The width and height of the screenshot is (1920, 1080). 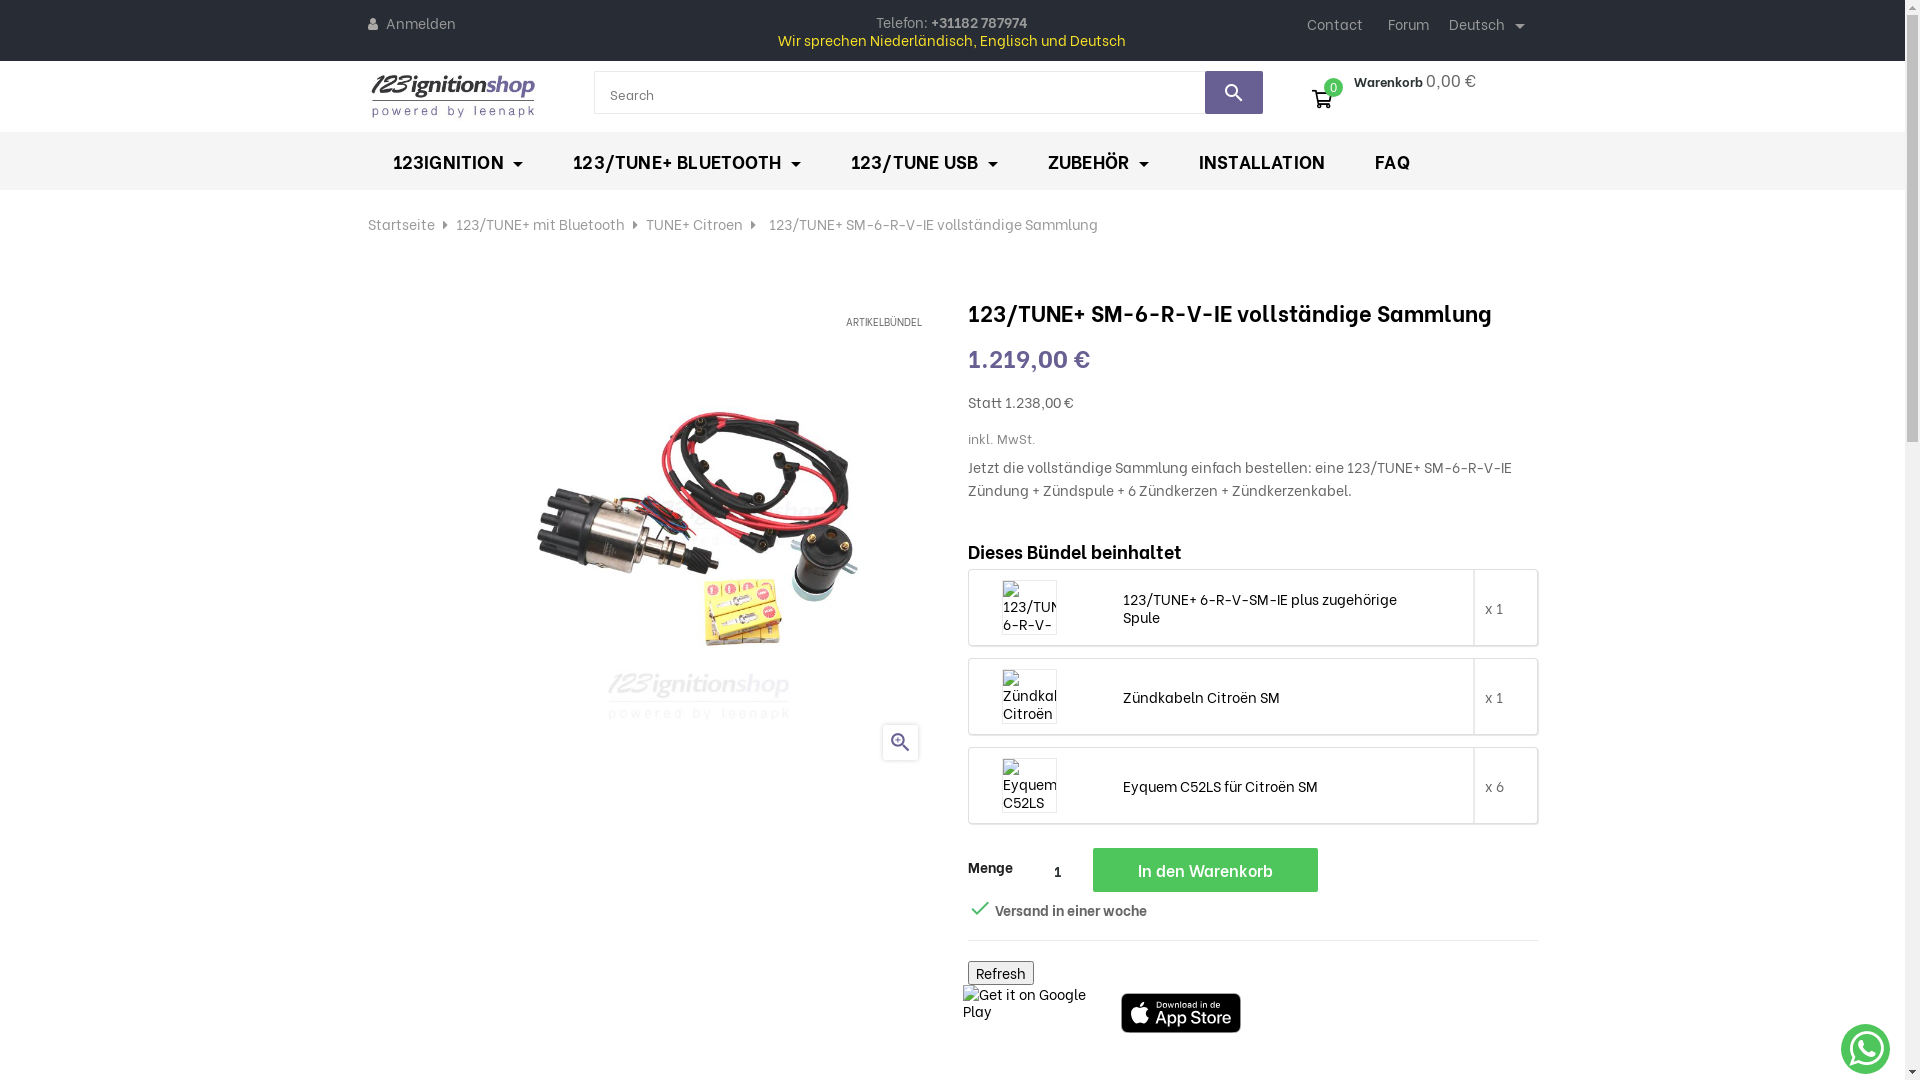 What do you see at coordinates (1203, 869) in the screenshot?
I see `'In den Warenkorb'` at bounding box center [1203, 869].